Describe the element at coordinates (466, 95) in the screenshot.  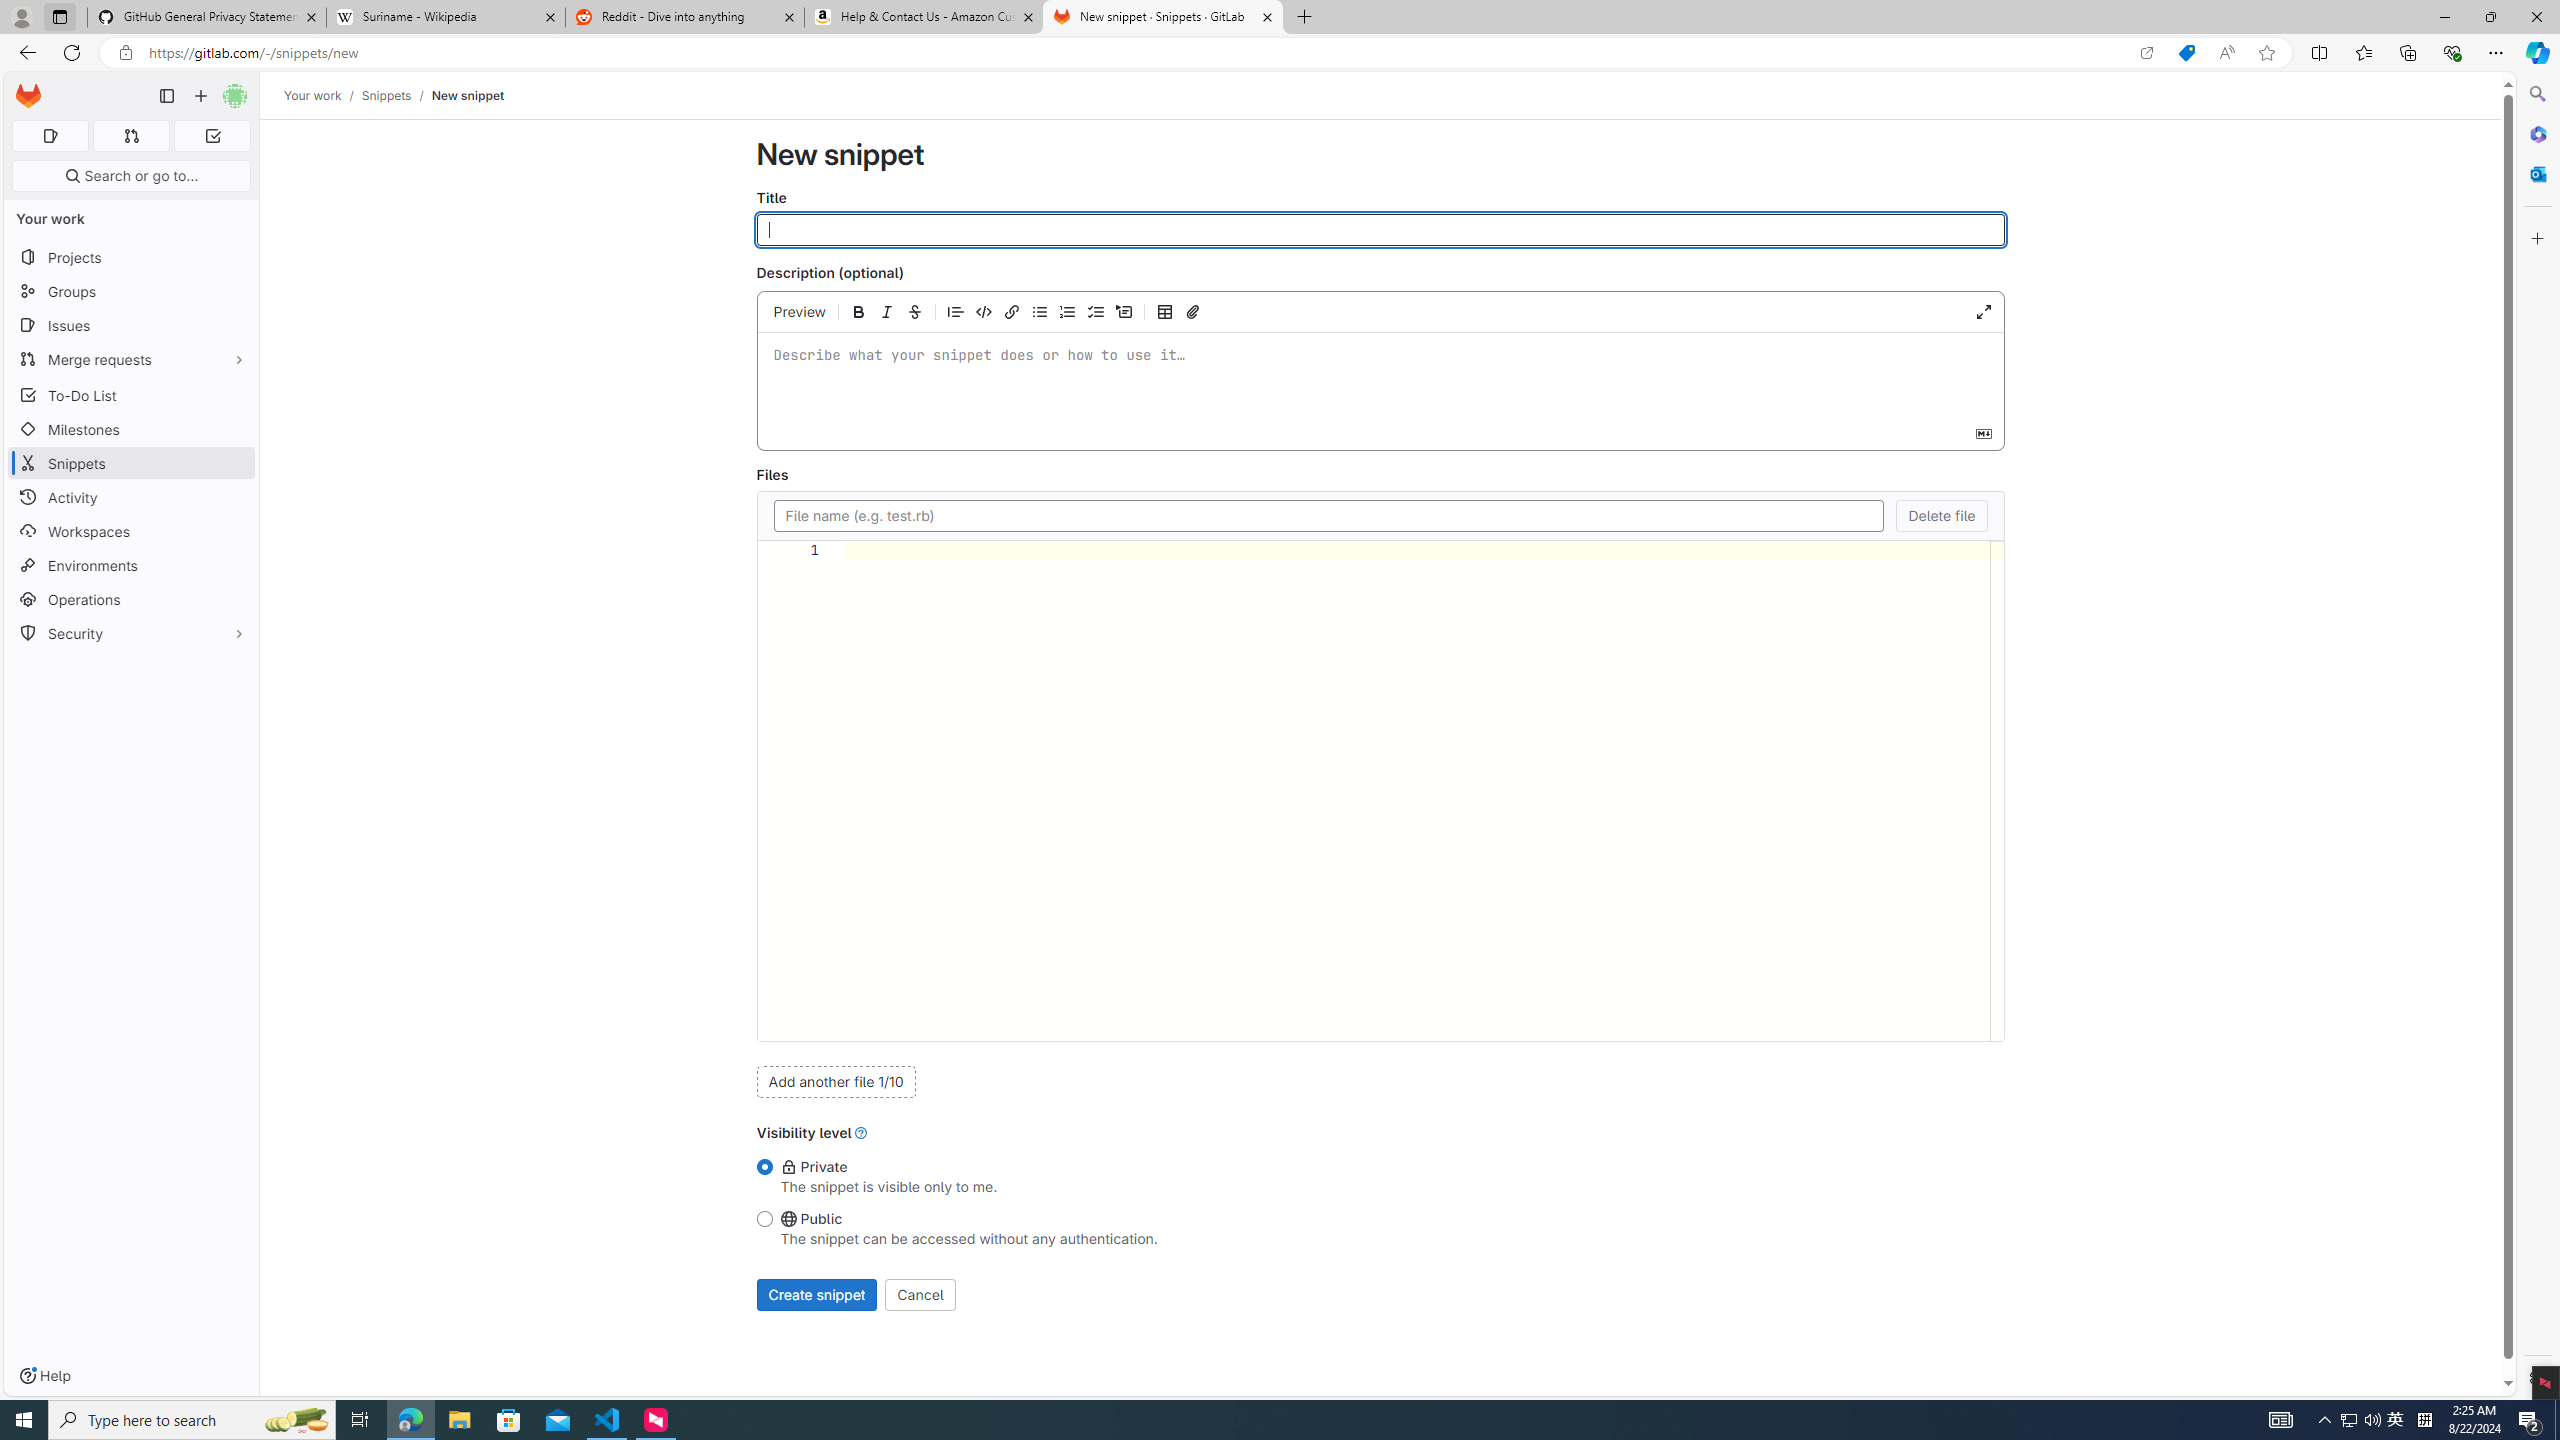
I see `'New snippet'` at that location.